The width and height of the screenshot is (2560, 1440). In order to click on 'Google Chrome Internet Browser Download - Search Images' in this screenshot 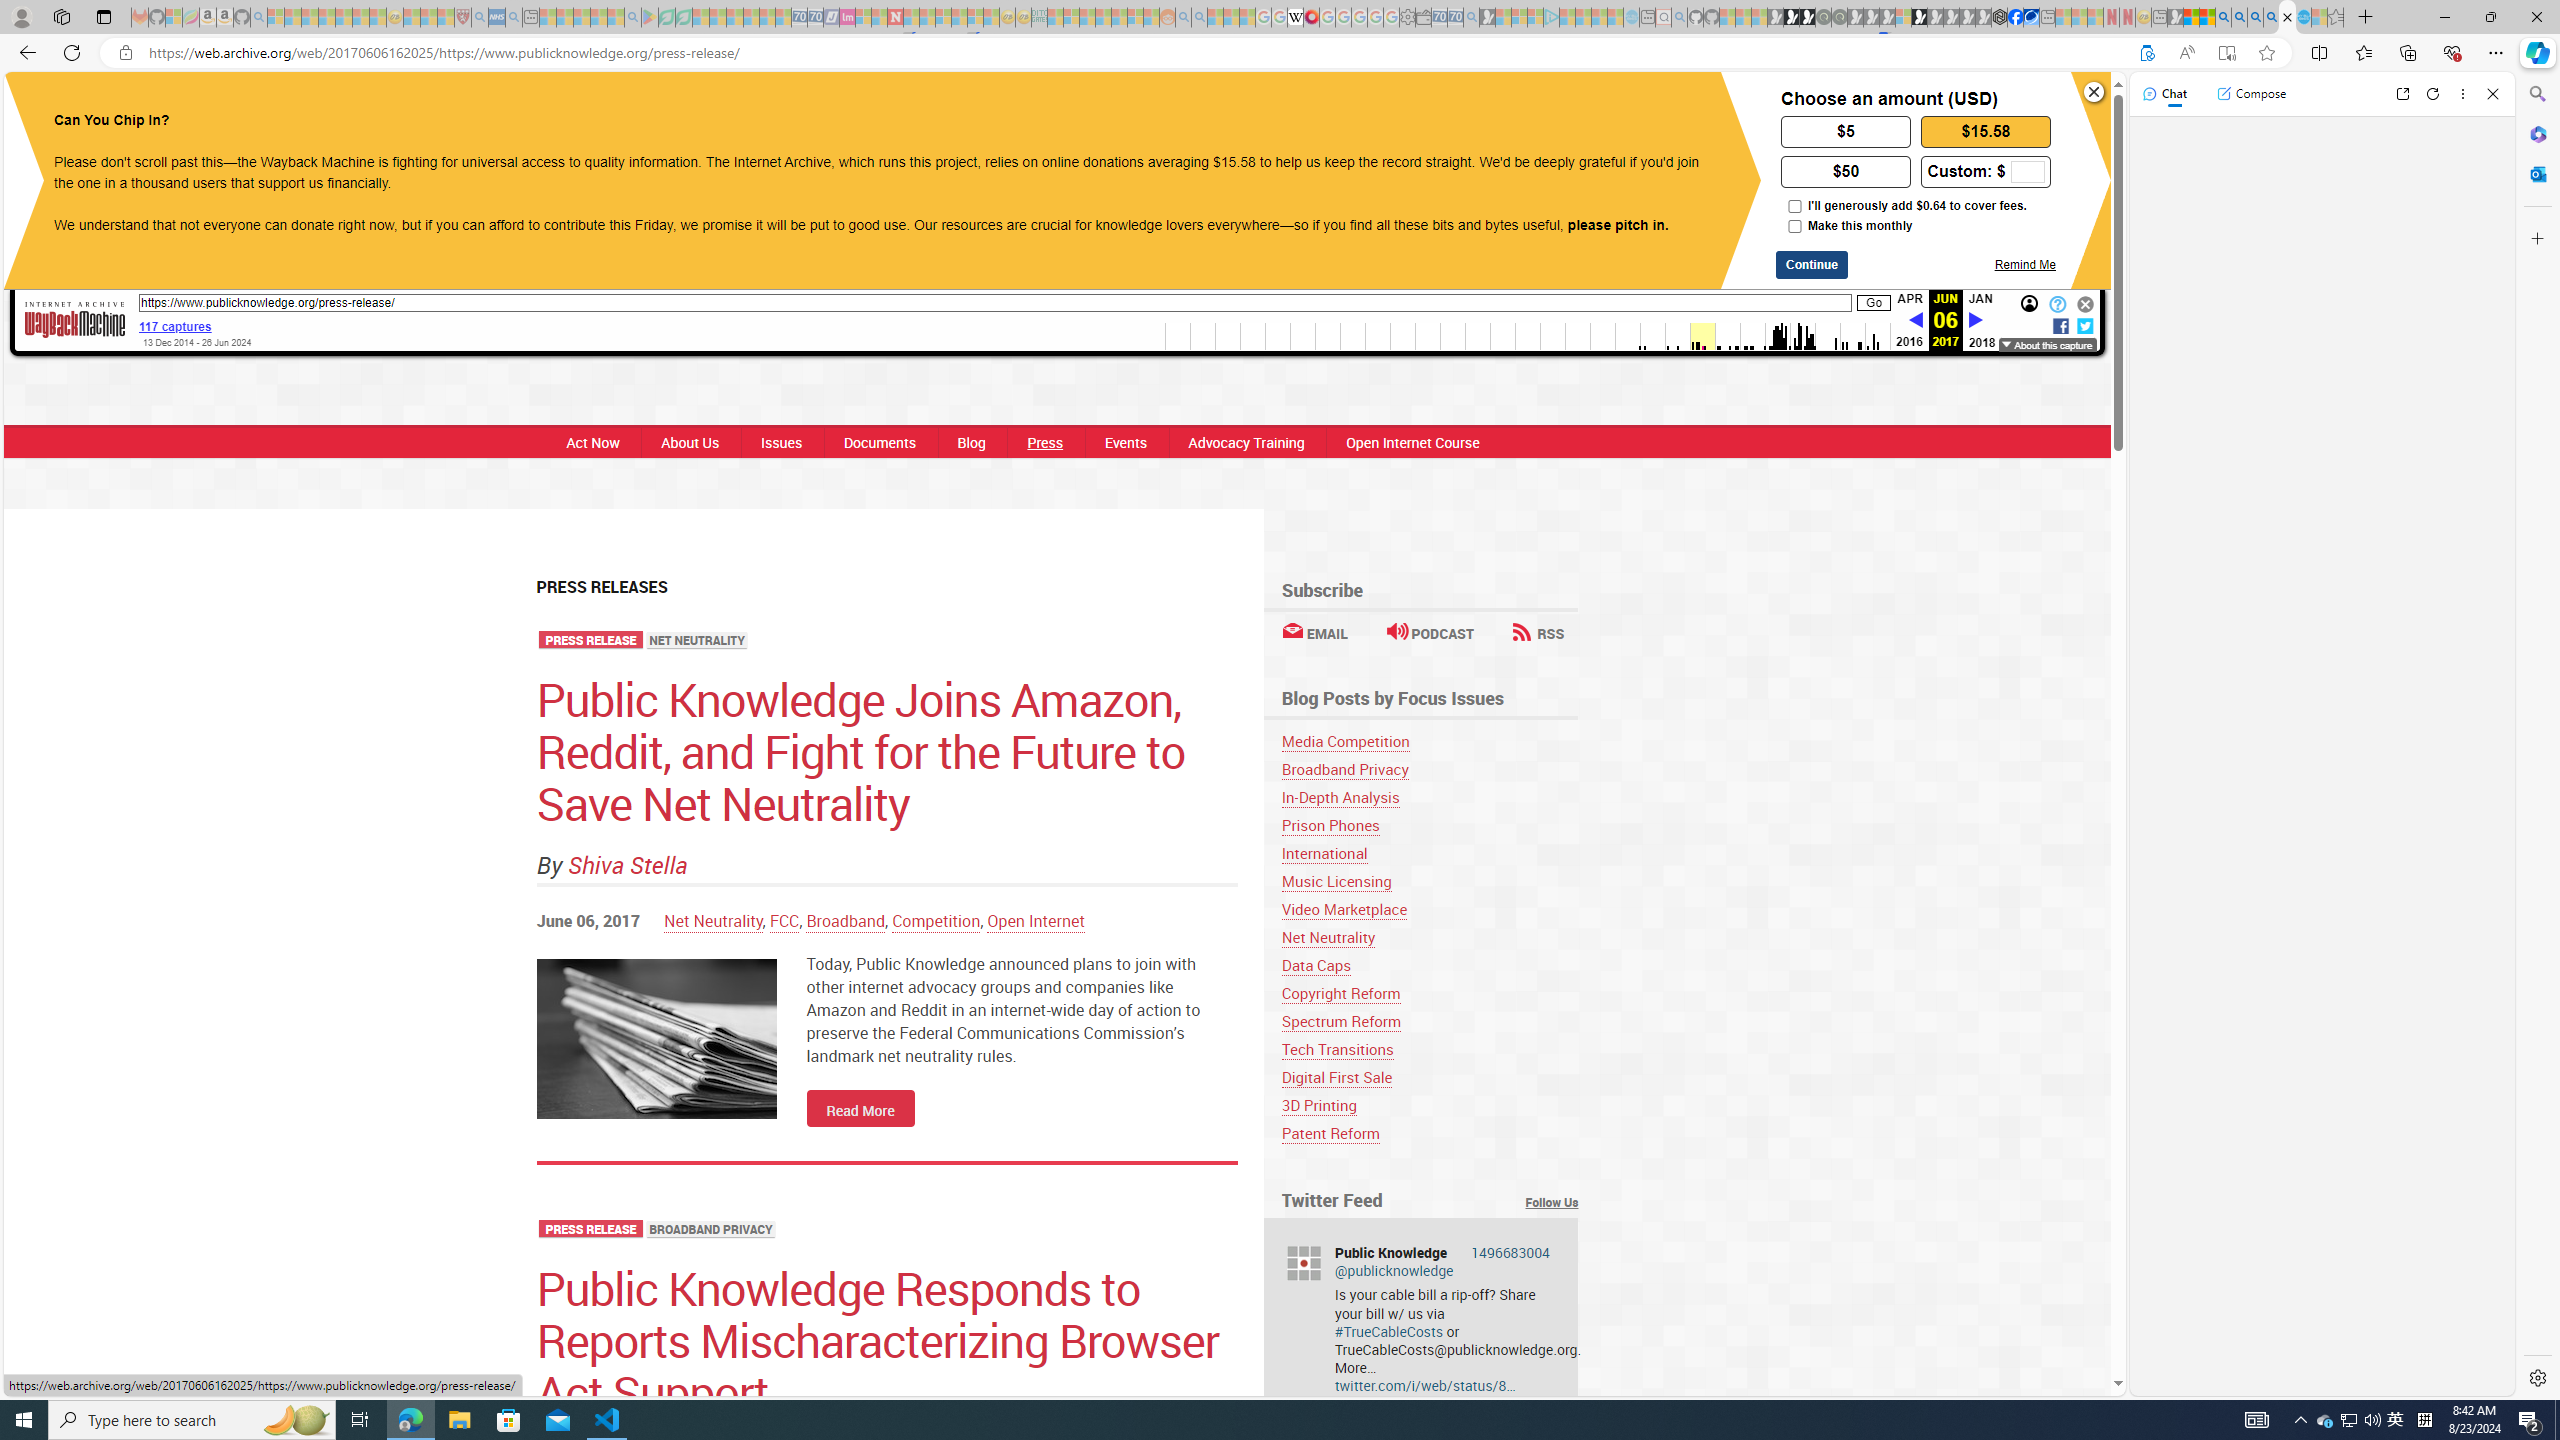, I will do `click(2271, 16)`.